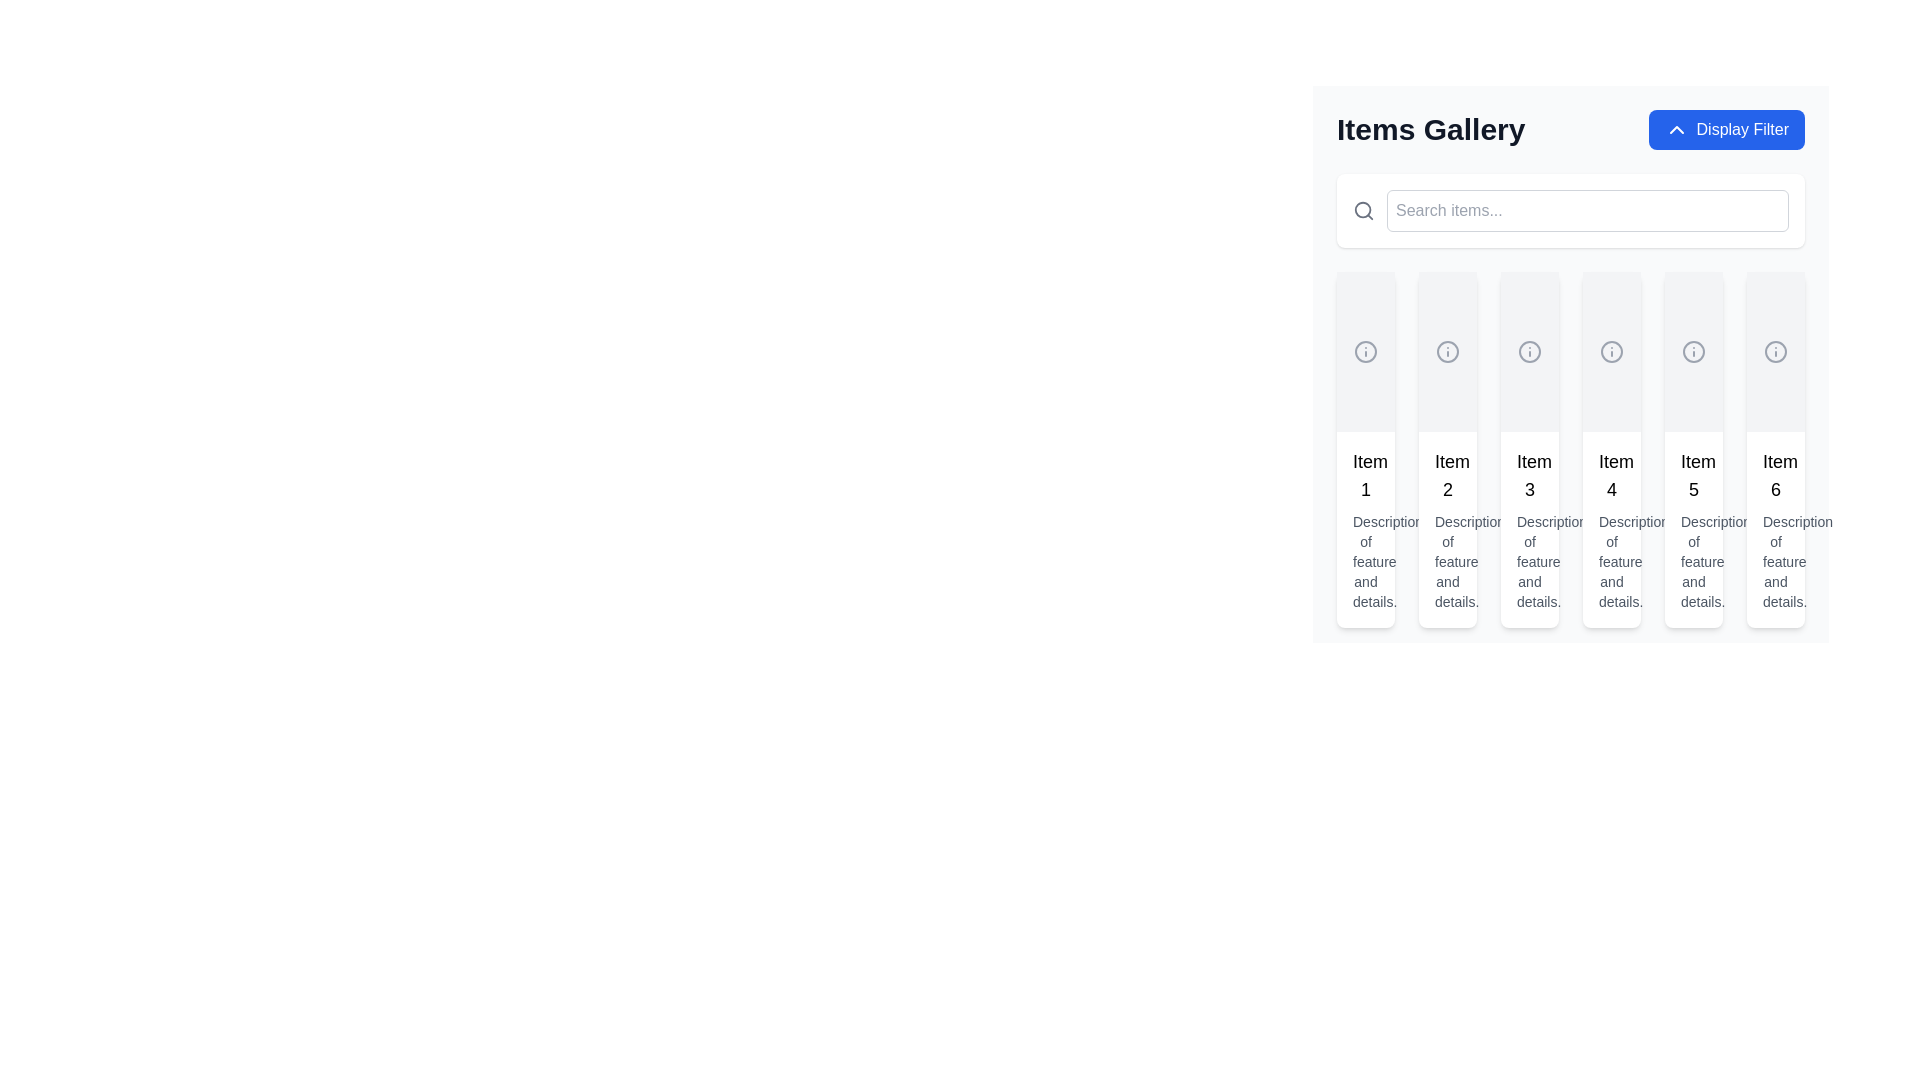 The height and width of the screenshot is (1080, 1920). Describe the element at coordinates (1612, 450) in the screenshot. I see `the card labeled 'Item 4' which has a light background and a drop shadow, located in the first row and fourth column of the grid` at that location.